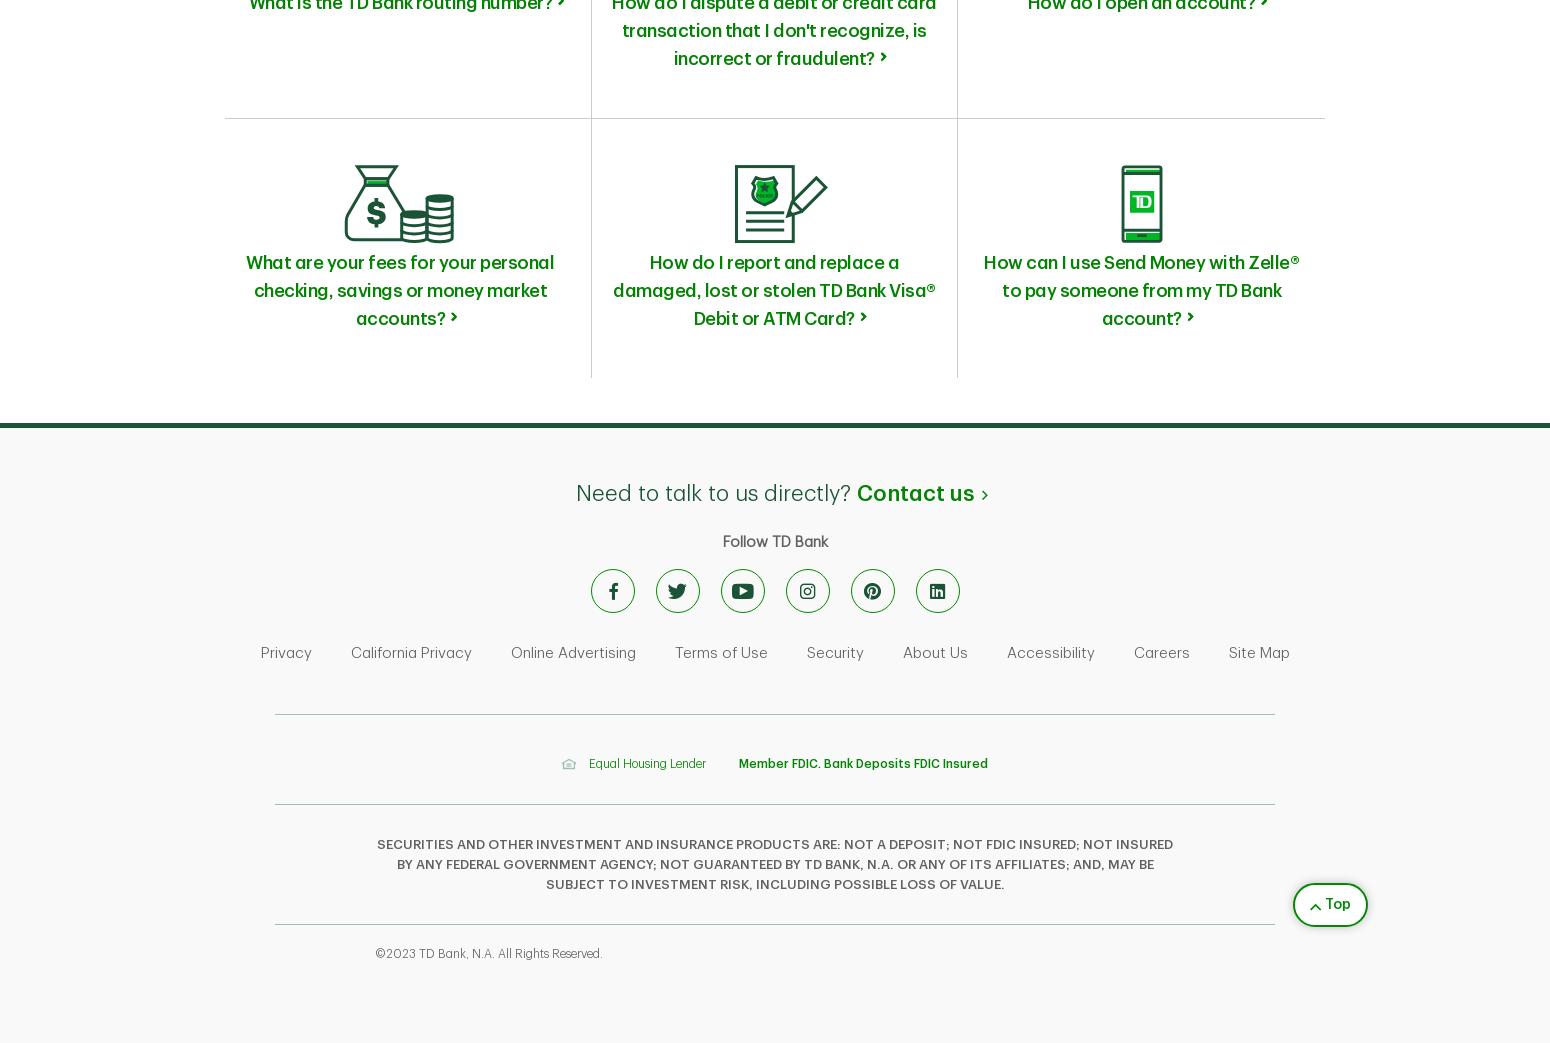 This screenshot has height=1043, width=1550. I want to click on 'About Us', so click(901, 652).